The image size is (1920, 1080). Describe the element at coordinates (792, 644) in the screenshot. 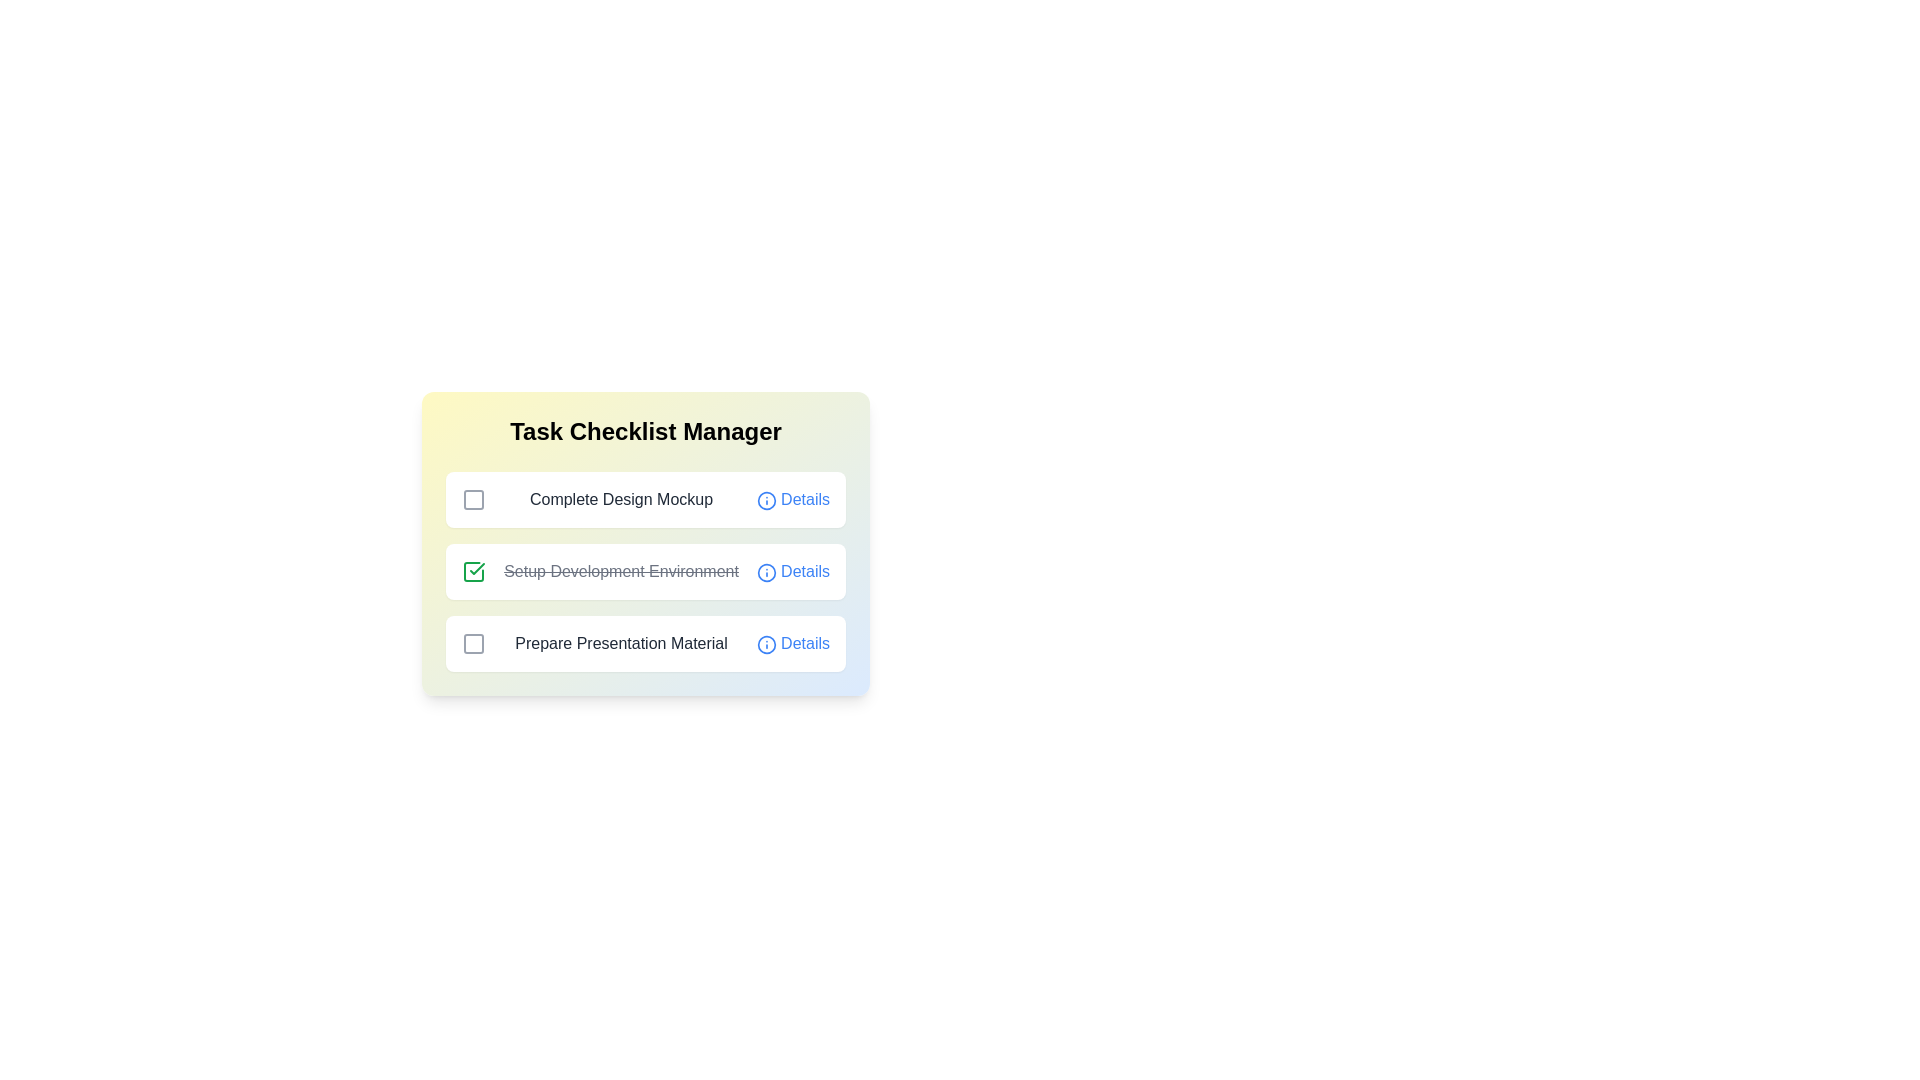

I see `the 'Details' button for the task identified by Prepare Presentation Material` at that location.